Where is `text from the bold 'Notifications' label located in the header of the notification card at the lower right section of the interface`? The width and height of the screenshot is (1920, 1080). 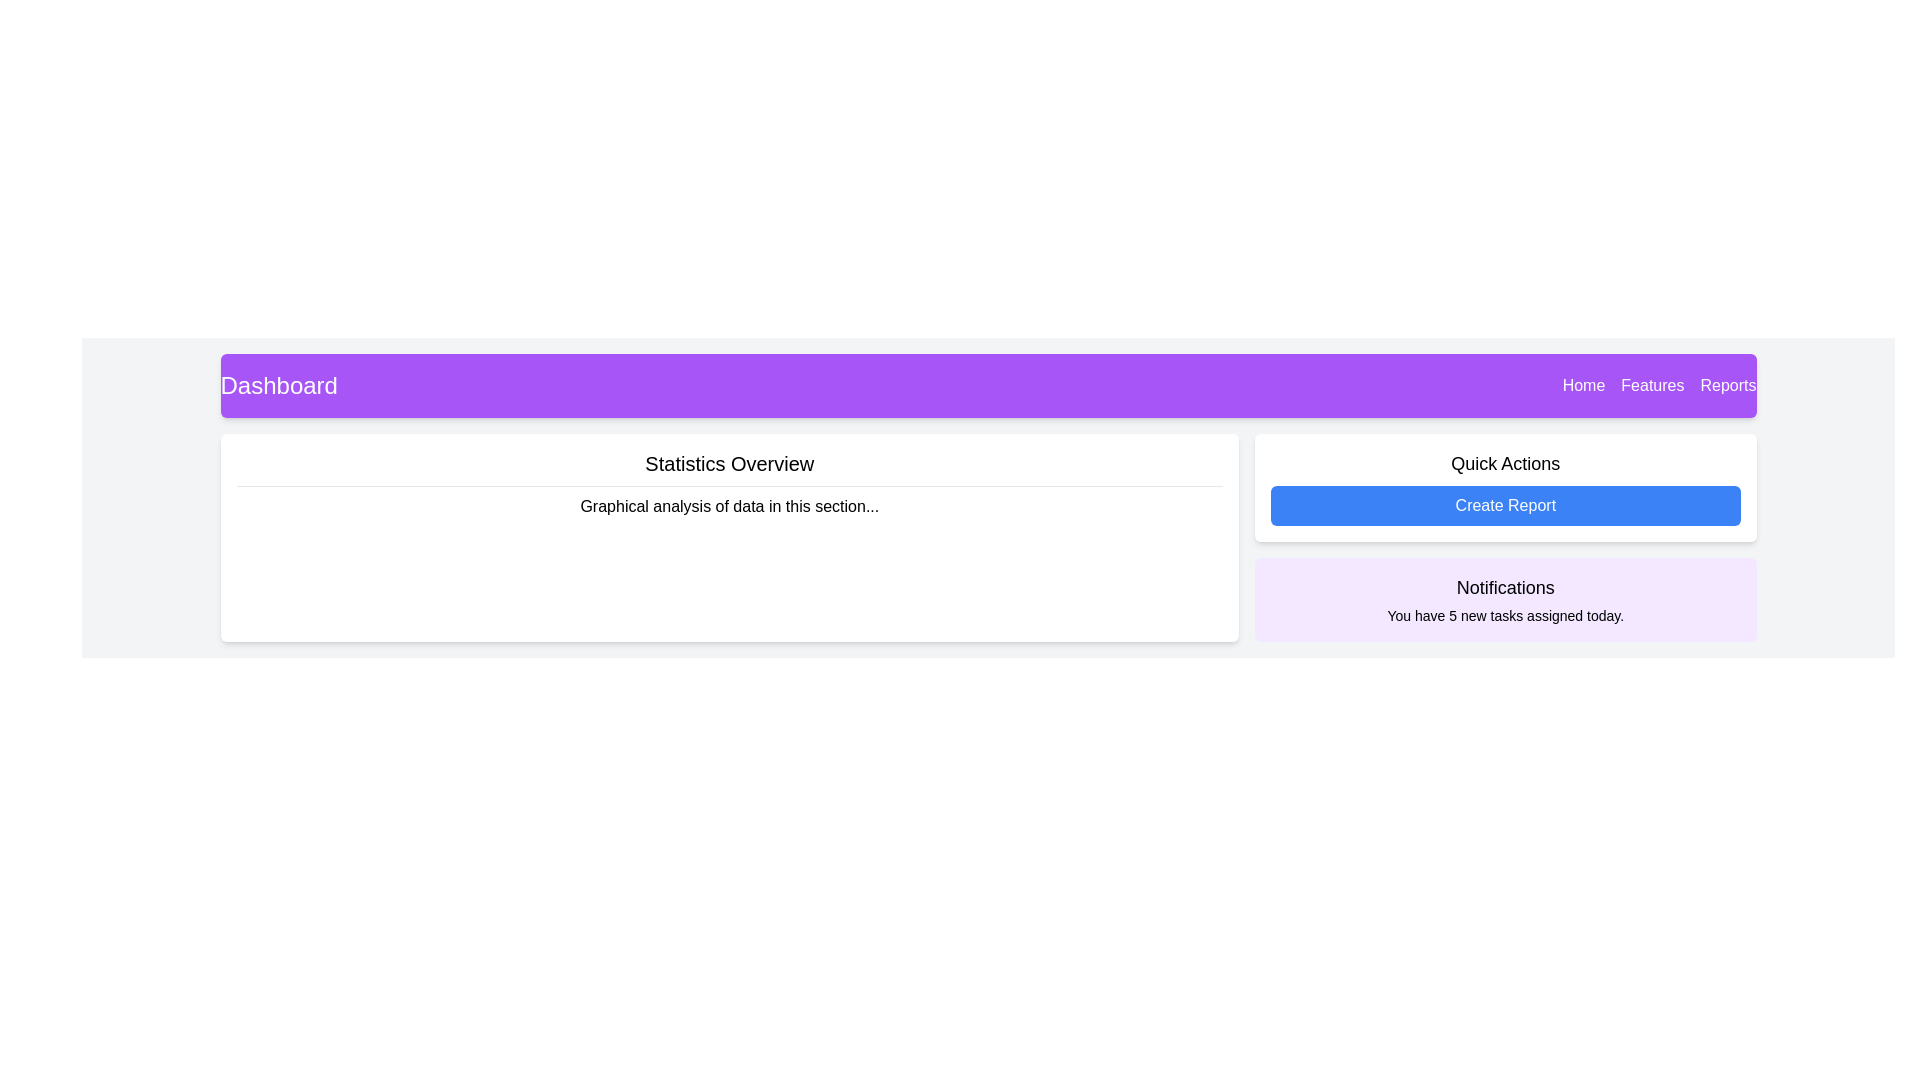
text from the bold 'Notifications' label located in the header of the notification card at the lower right section of the interface is located at coordinates (1505, 586).